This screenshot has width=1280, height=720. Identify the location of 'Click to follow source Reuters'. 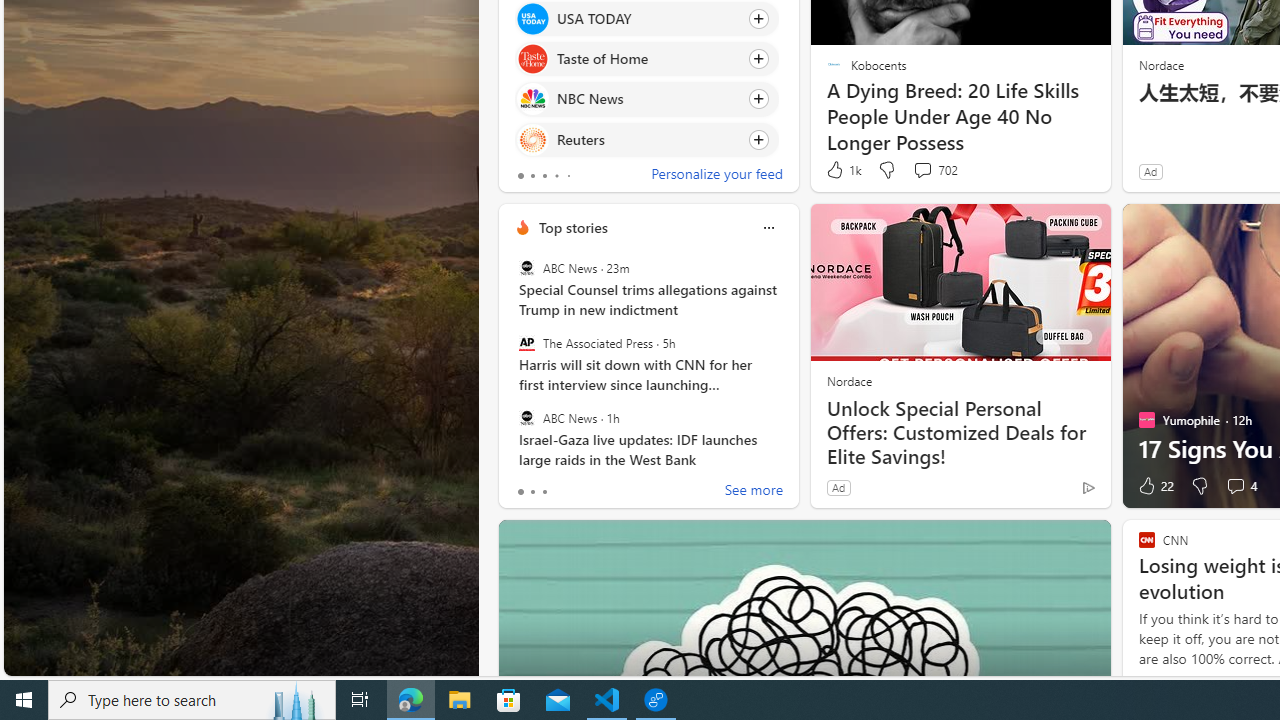
(647, 138).